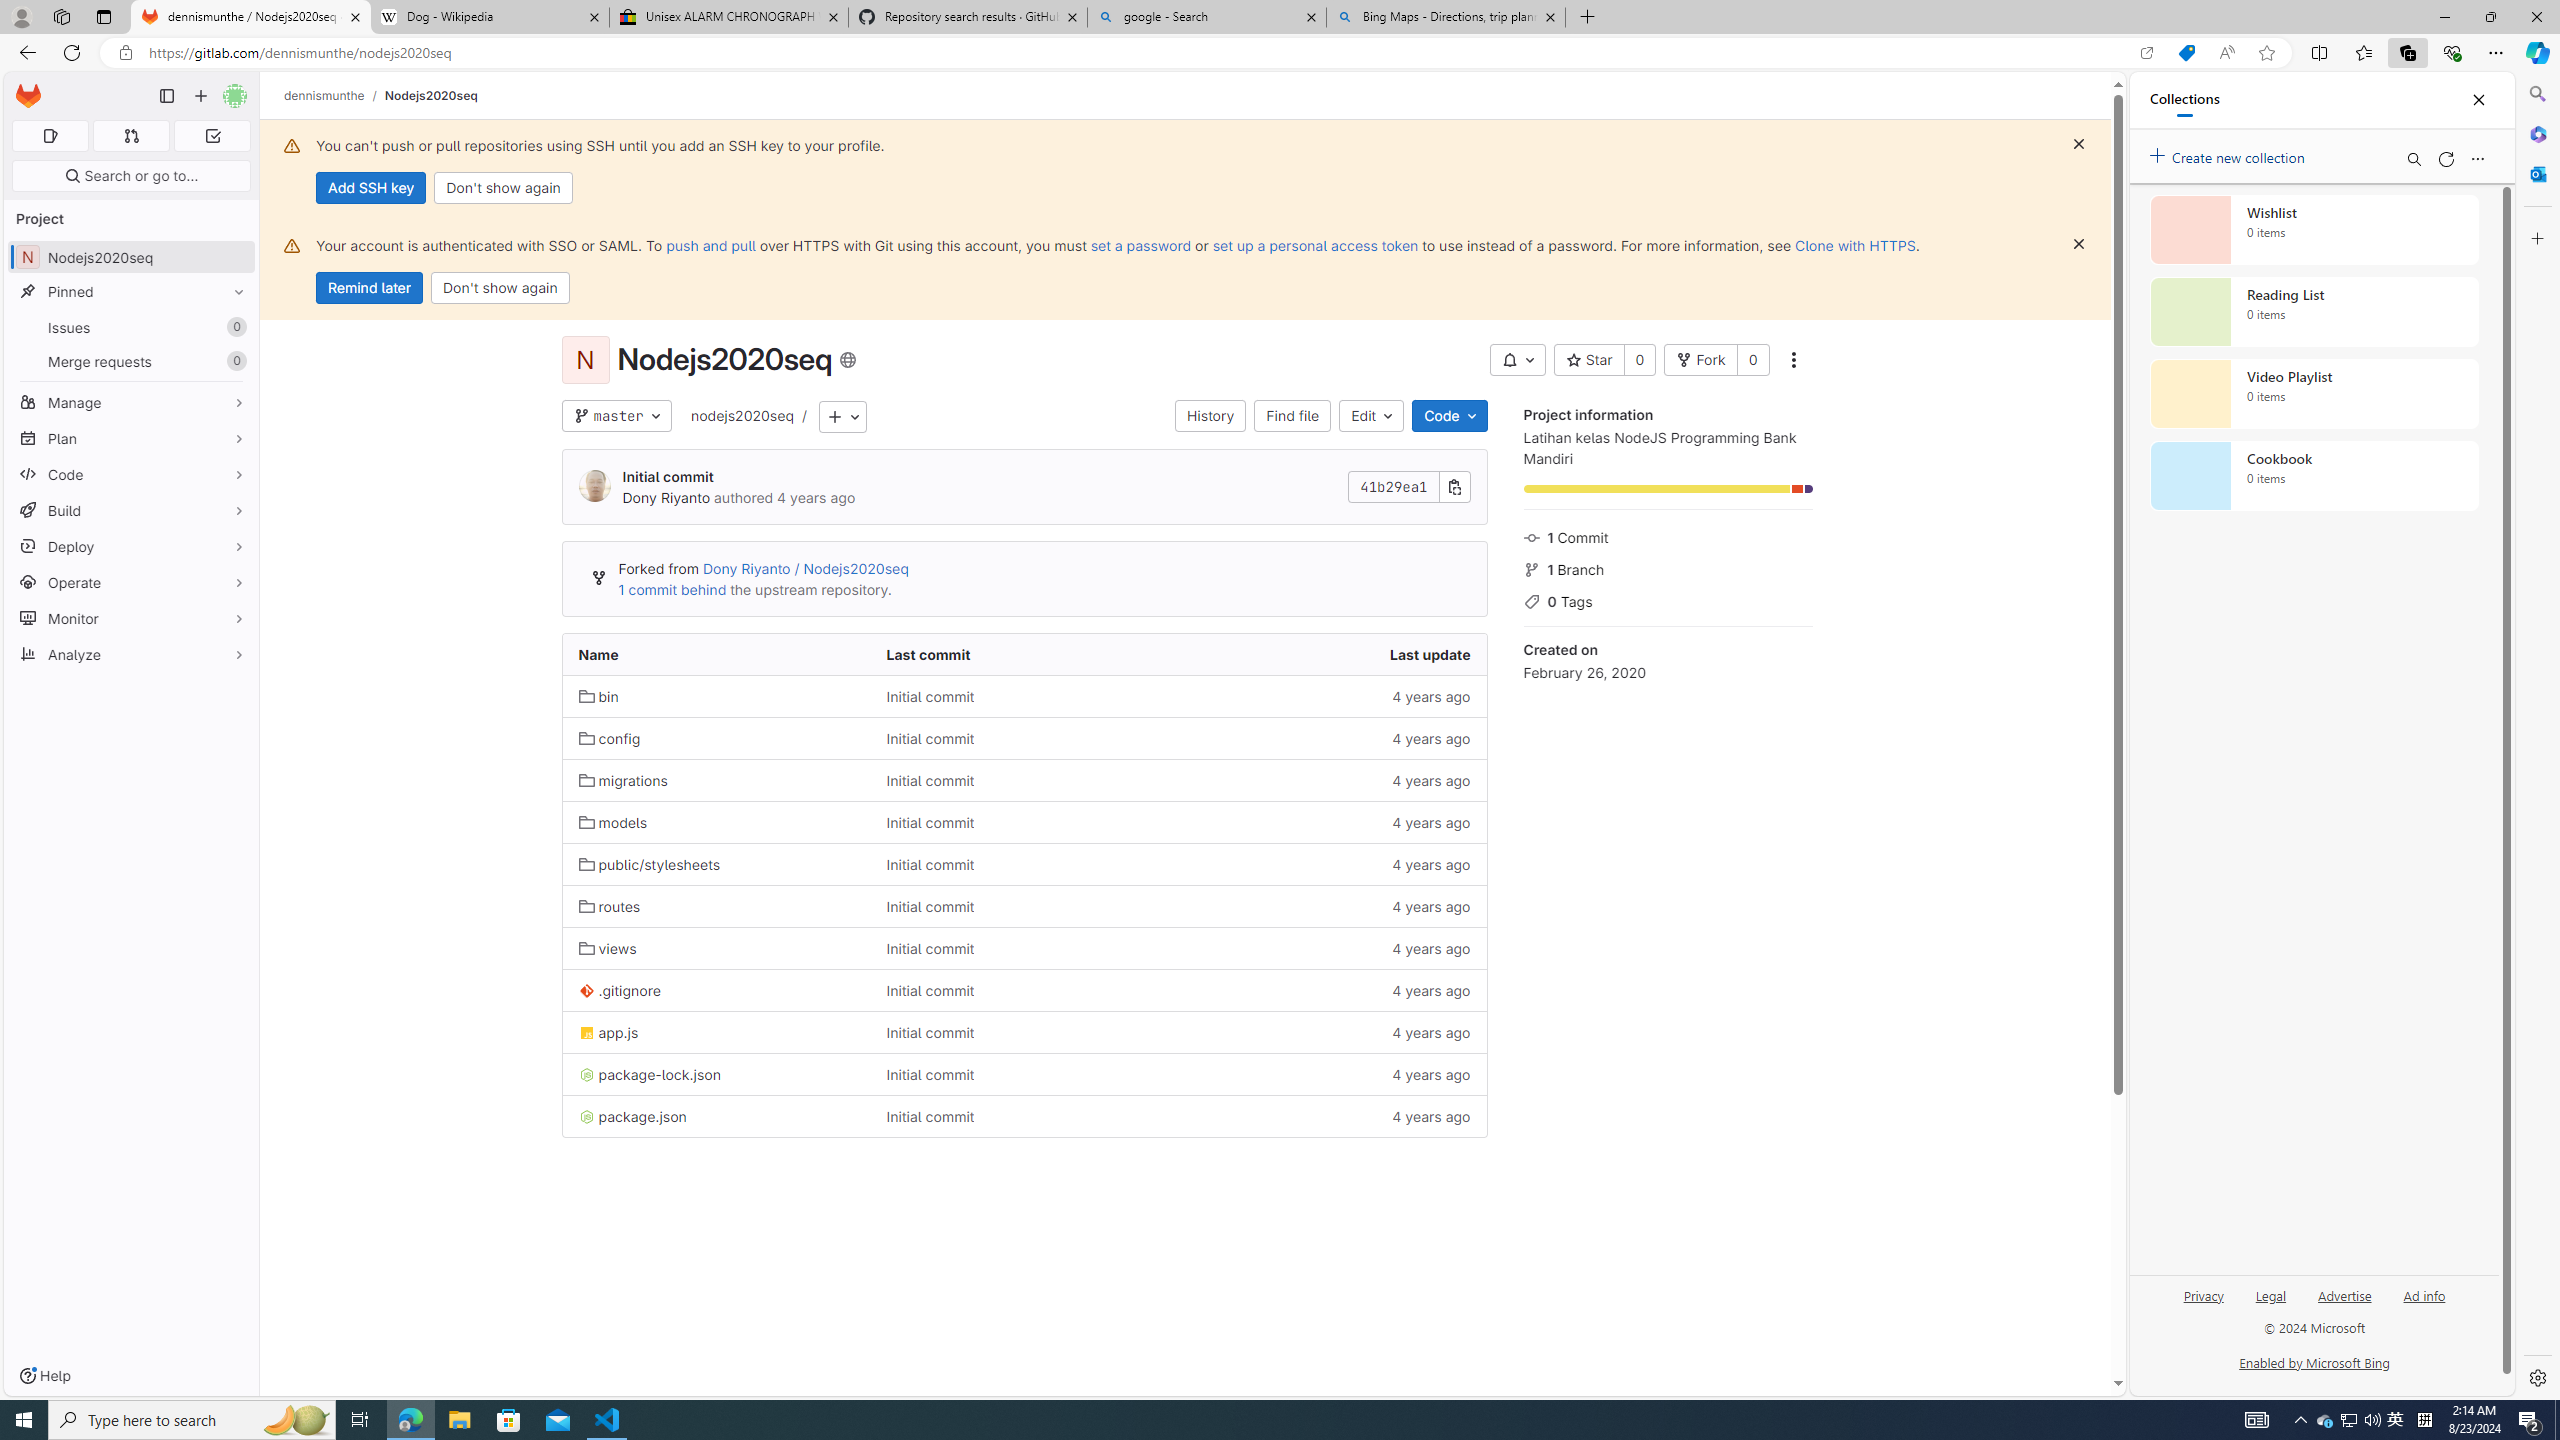  I want to click on 'Dismiss', so click(2078, 244).